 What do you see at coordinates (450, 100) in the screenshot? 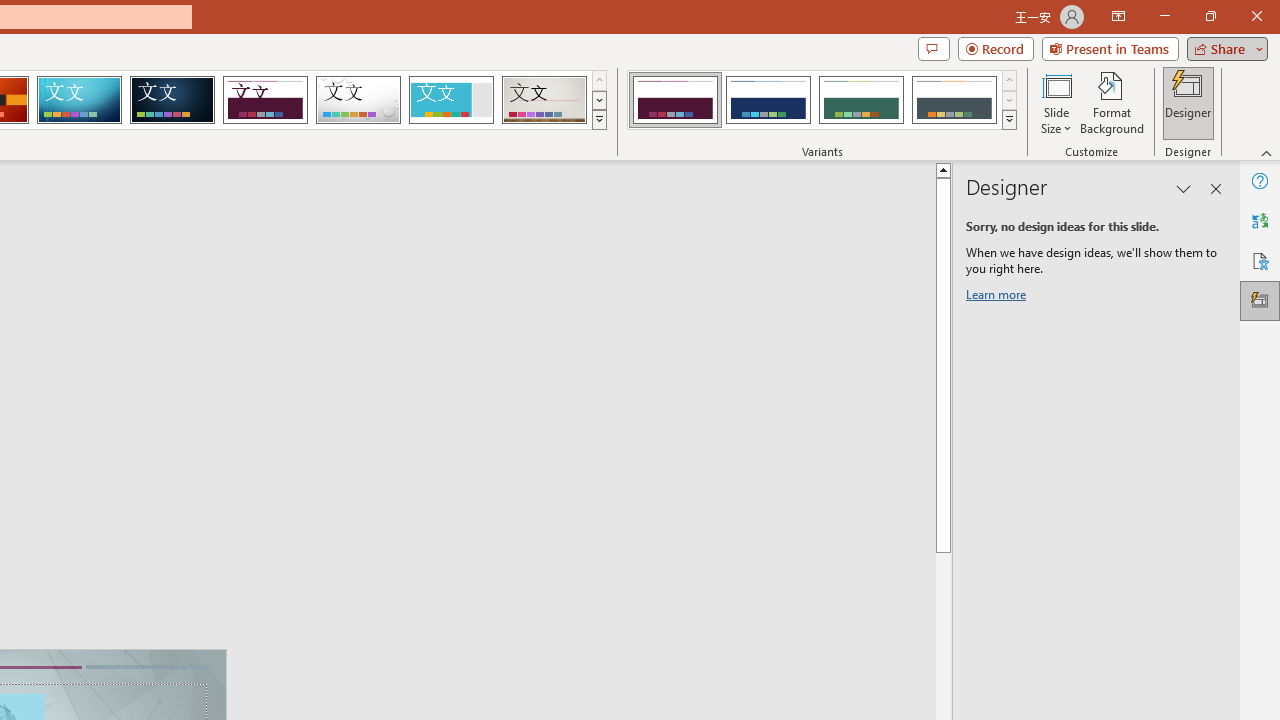
I see `'Frame'` at bounding box center [450, 100].